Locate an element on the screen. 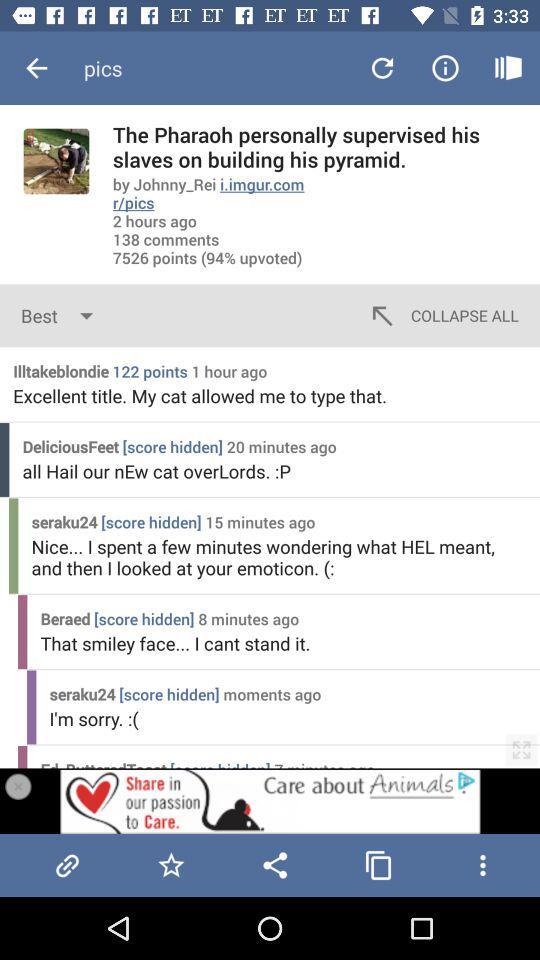  the copy button on the web page is located at coordinates (379, 864).